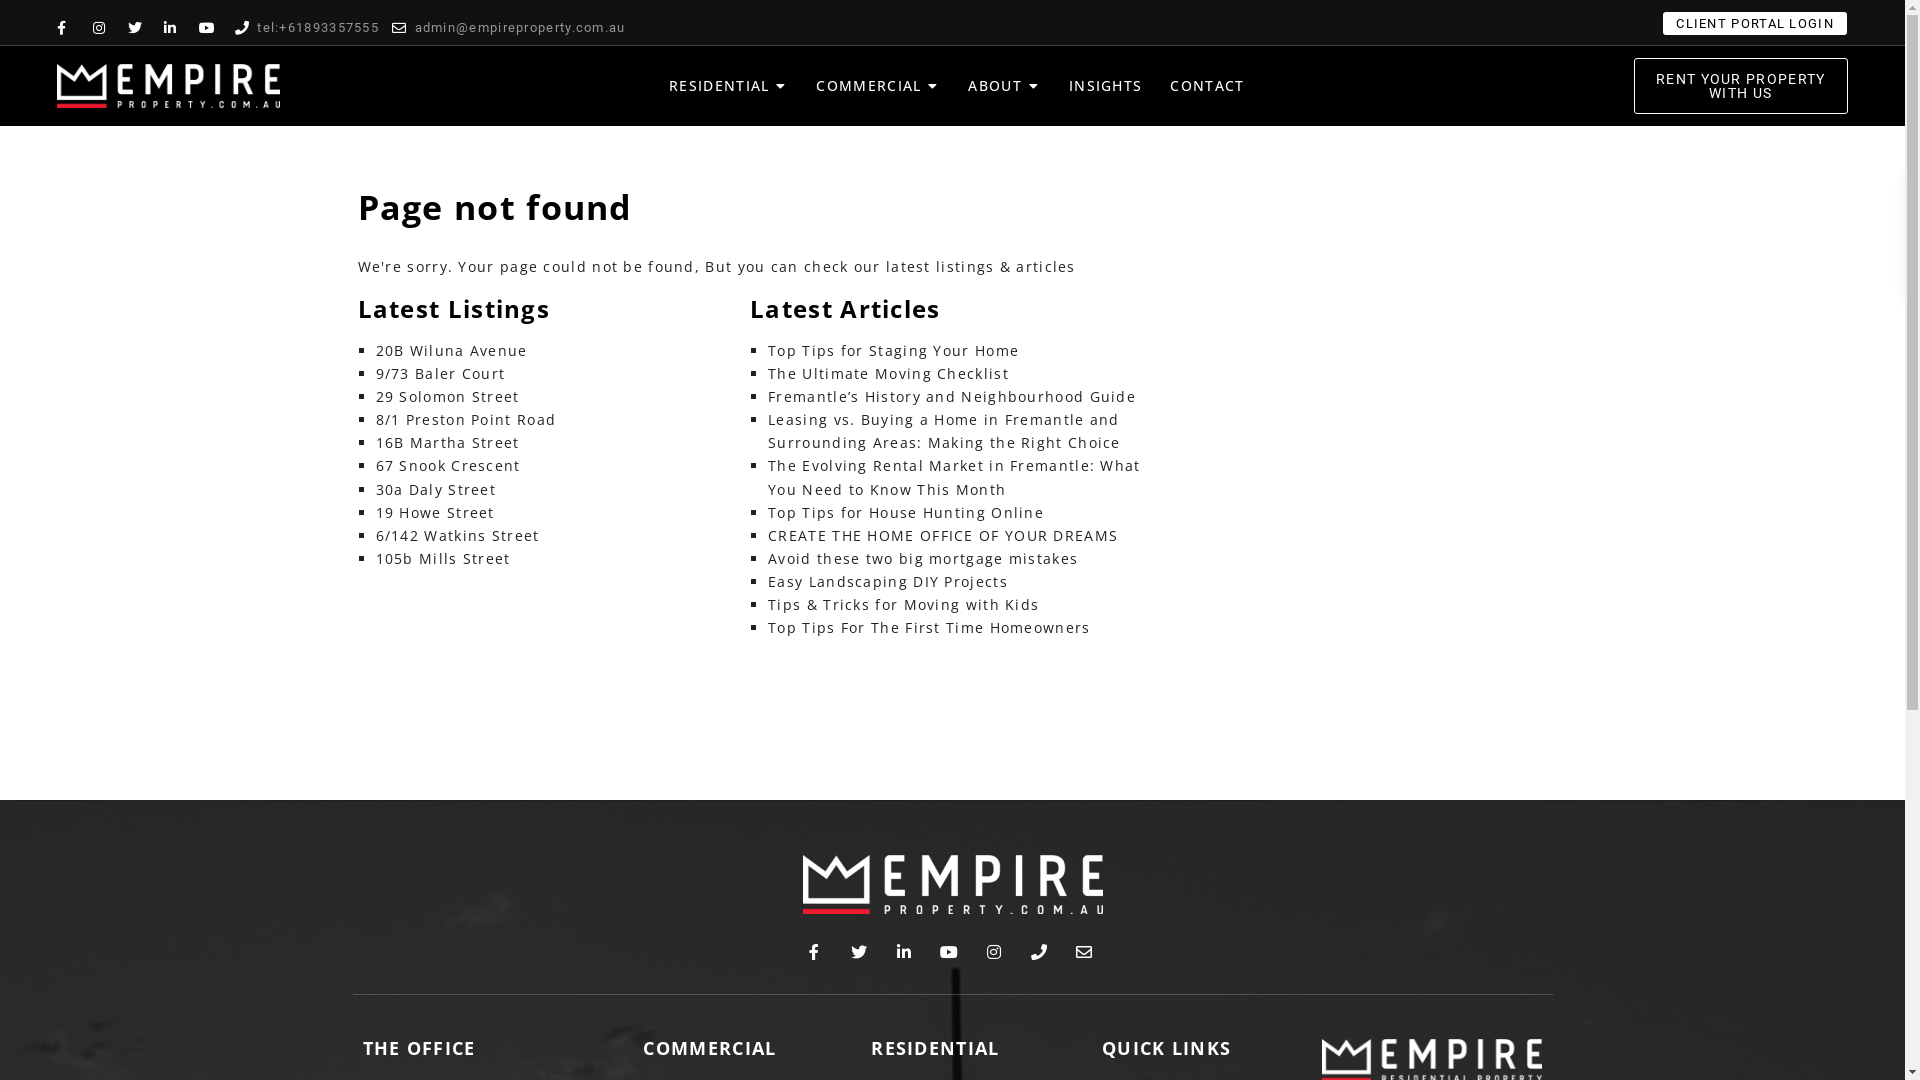 The image size is (1920, 1080). What do you see at coordinates (446, 441) in the screenshot?
I see `'16B Martha Street'` at bounding box center [446, 441].